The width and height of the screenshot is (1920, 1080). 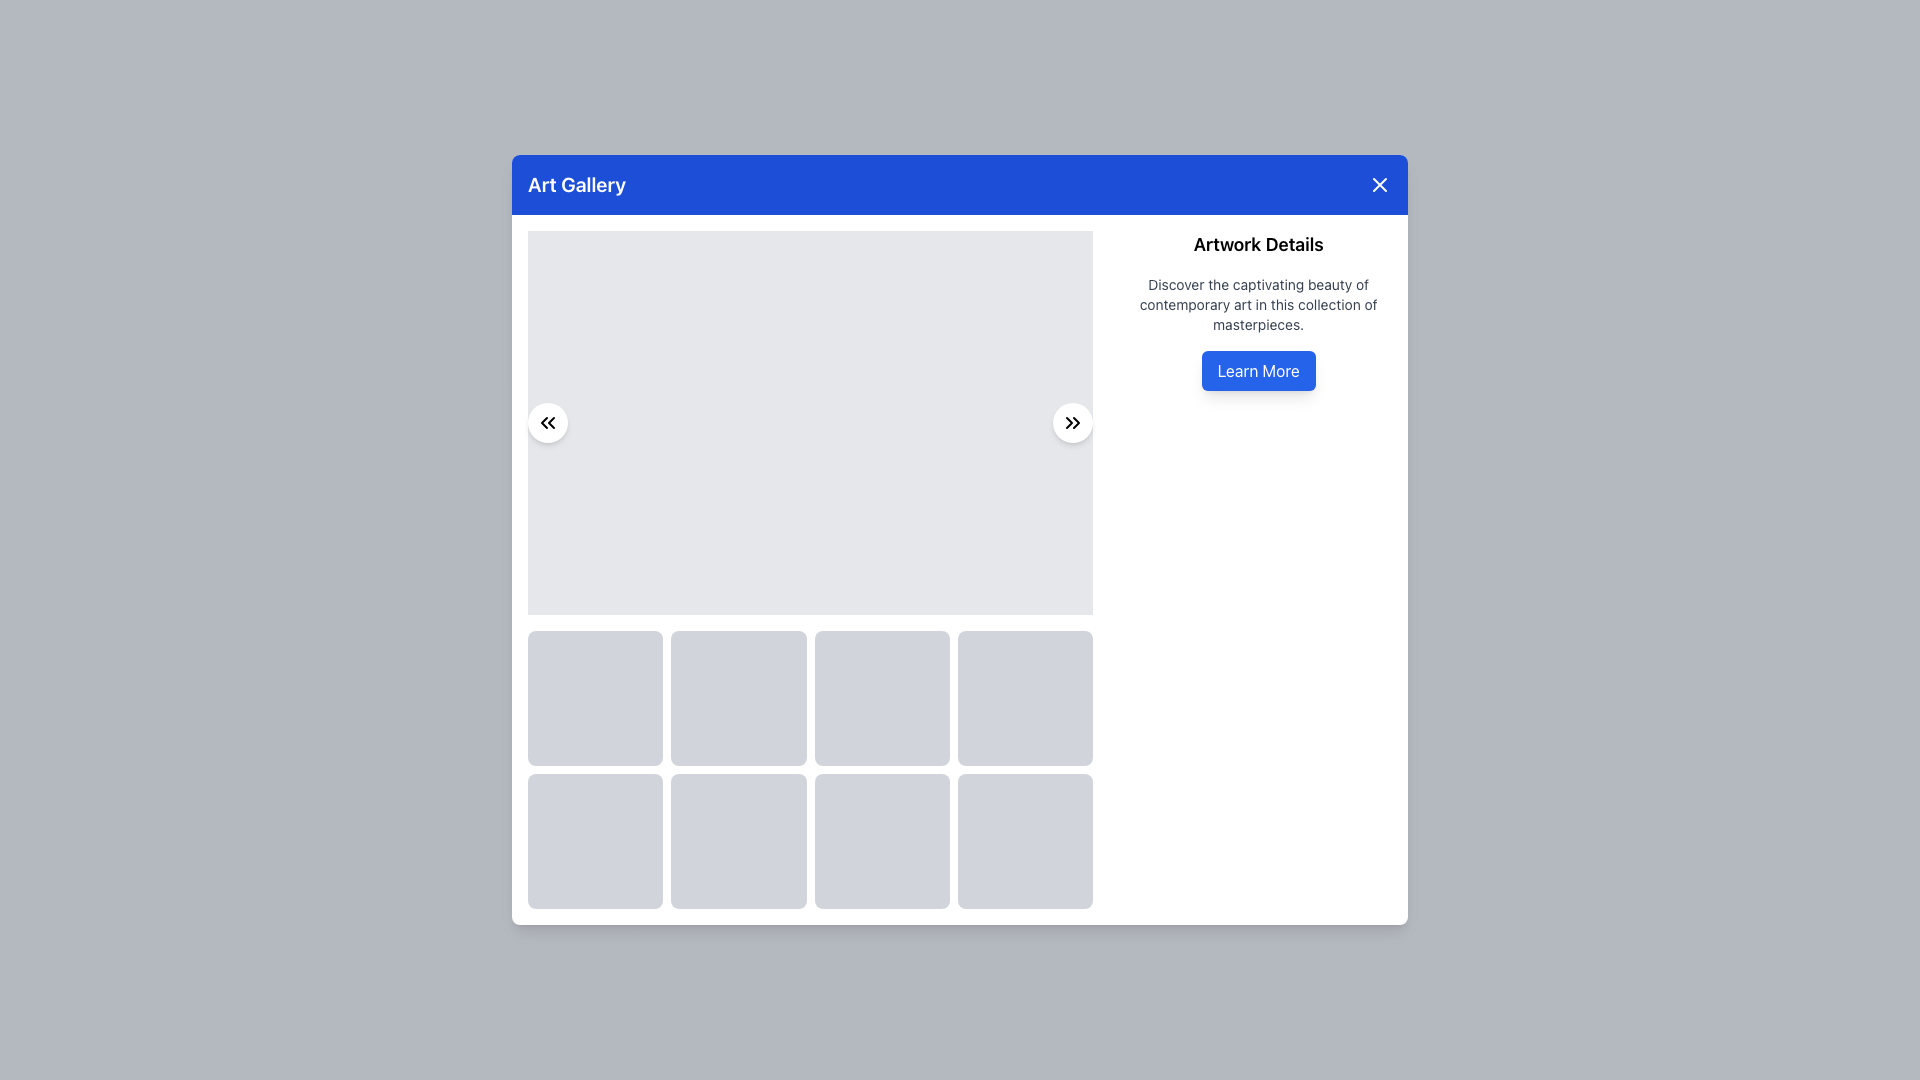 I want to click on the 'Learn More' button with a blue background located in the 'Artwork Details' section, so click(x=1257, y=370).